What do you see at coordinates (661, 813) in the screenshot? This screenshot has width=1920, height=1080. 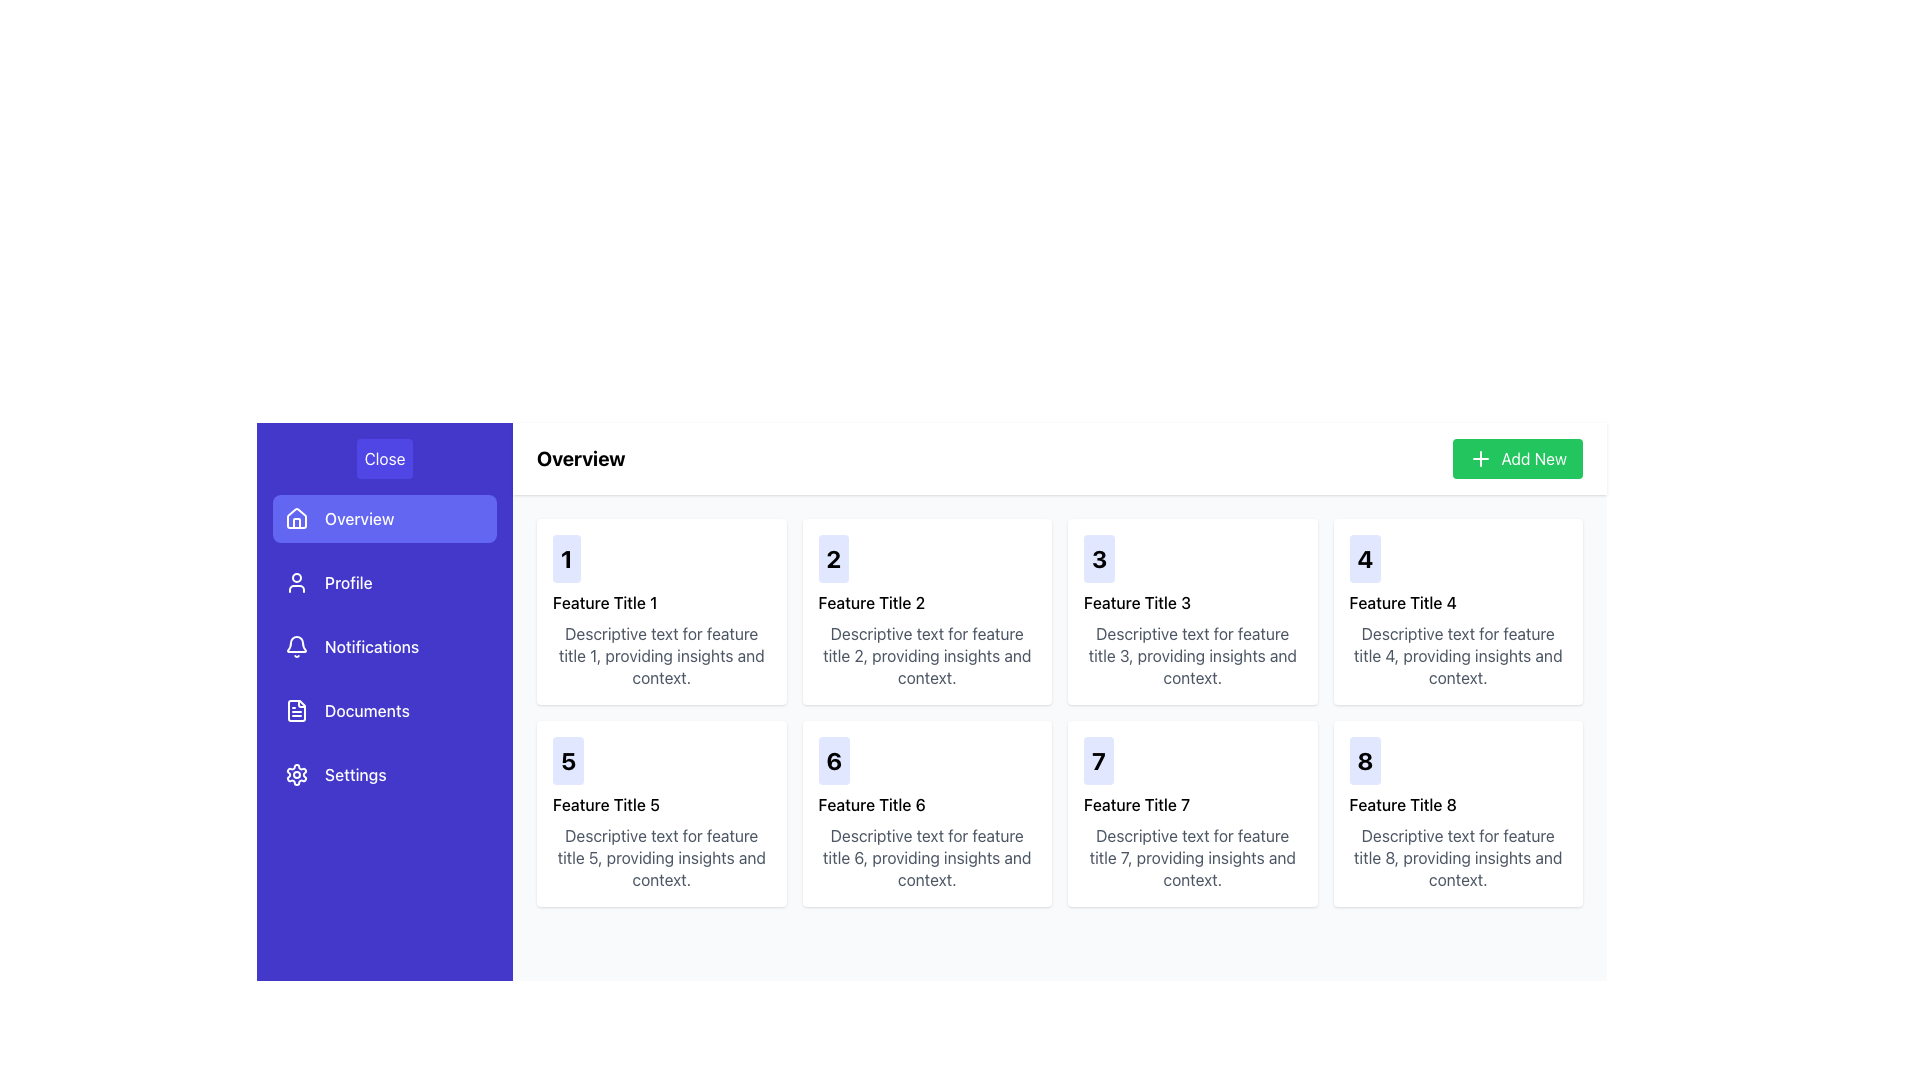 I see `the Informational card displaying 'Feature Title 5', which is the first card in the second row of the grid layout` at bounding box center [661, 813].